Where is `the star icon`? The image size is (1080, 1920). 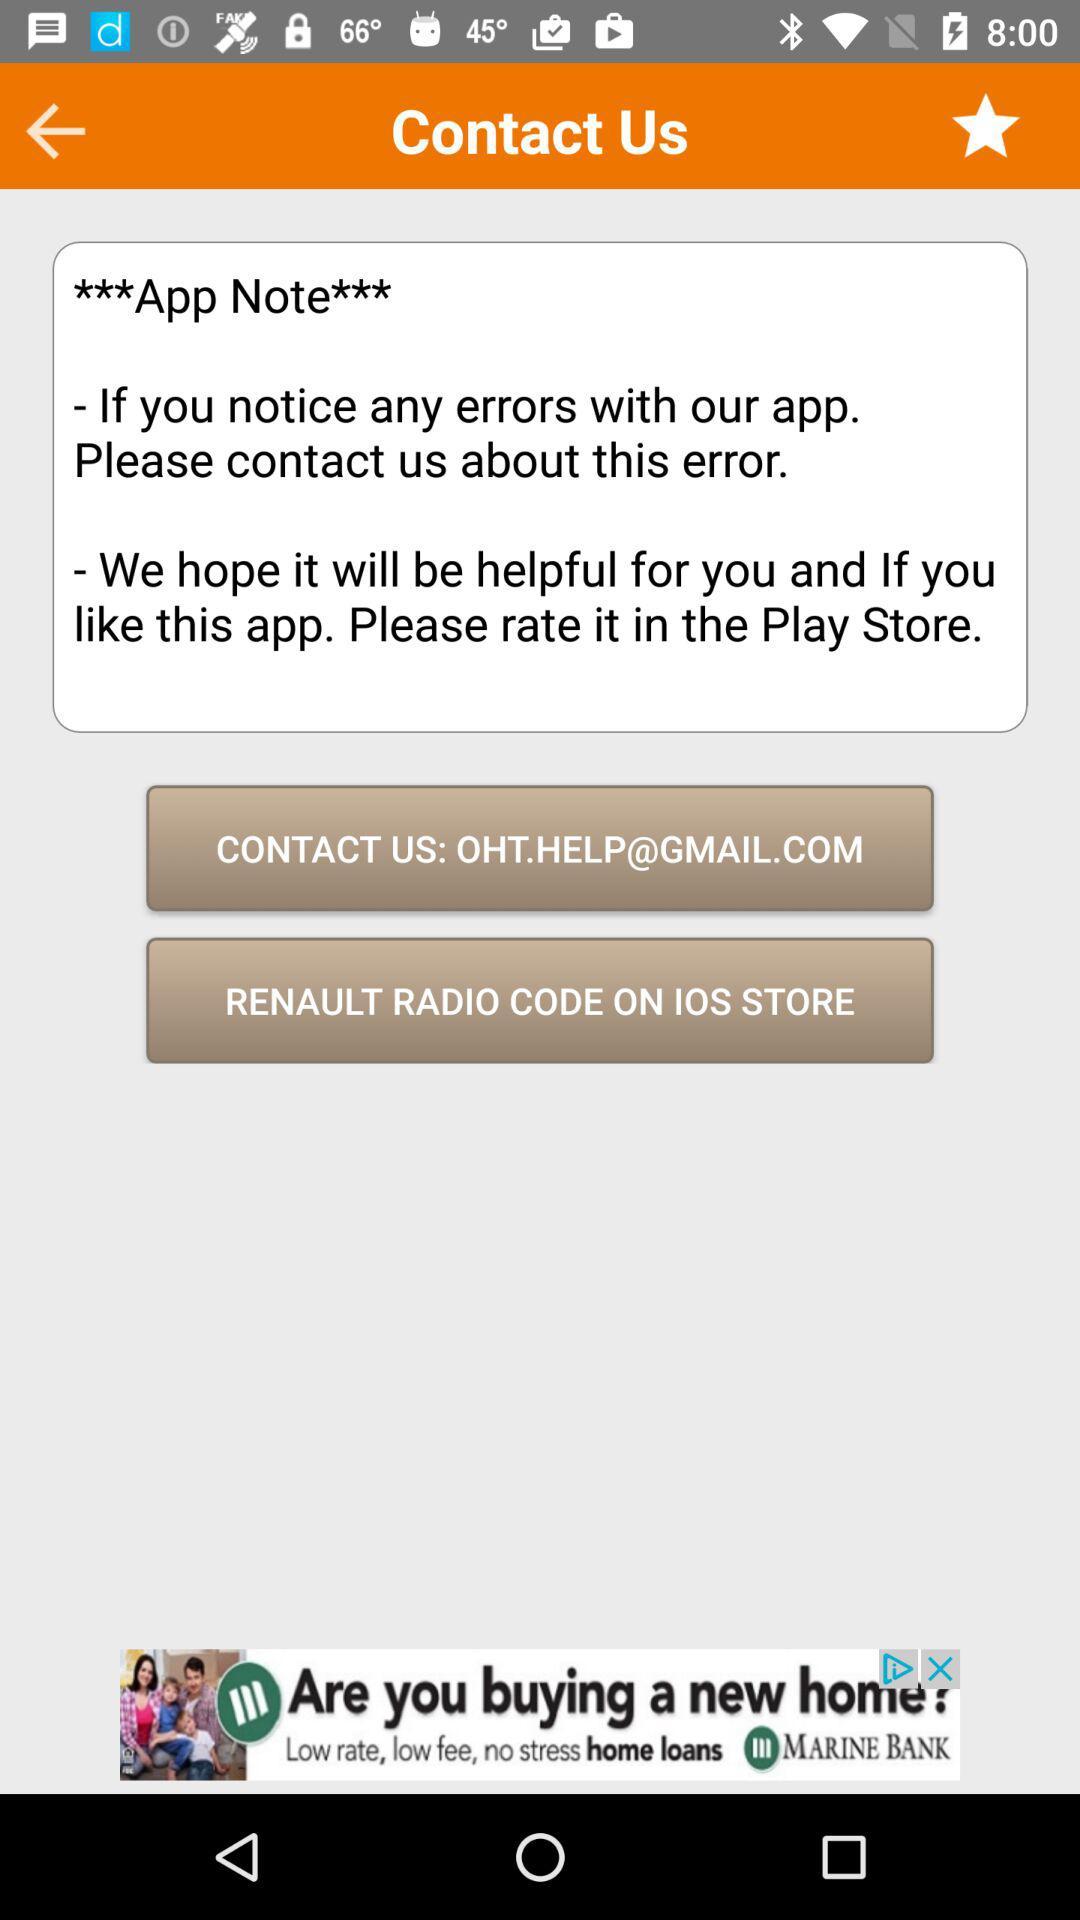 the star icon is located at coordinates (984, 124).